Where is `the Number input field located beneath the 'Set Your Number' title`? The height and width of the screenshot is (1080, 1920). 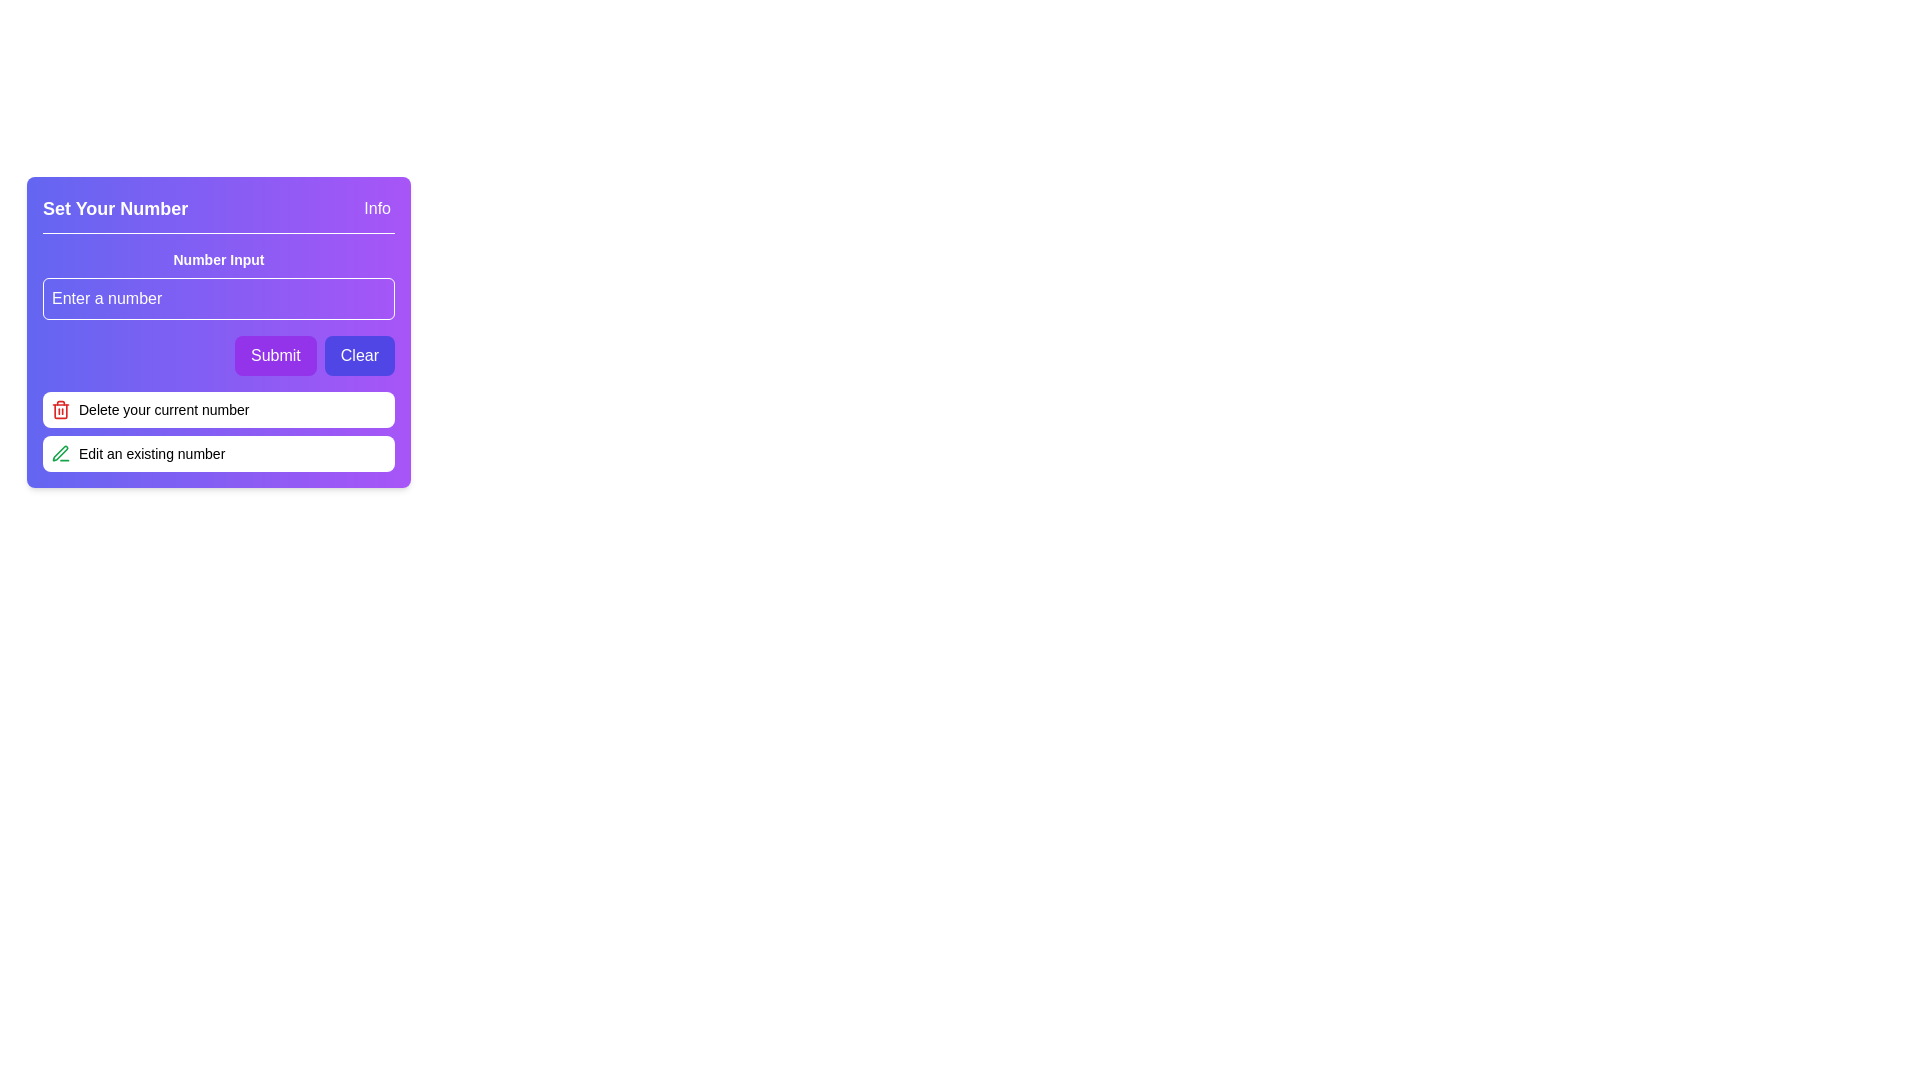
the Number input field located beneath the 'Set Your Number' title is located at coordinates (219, 299).